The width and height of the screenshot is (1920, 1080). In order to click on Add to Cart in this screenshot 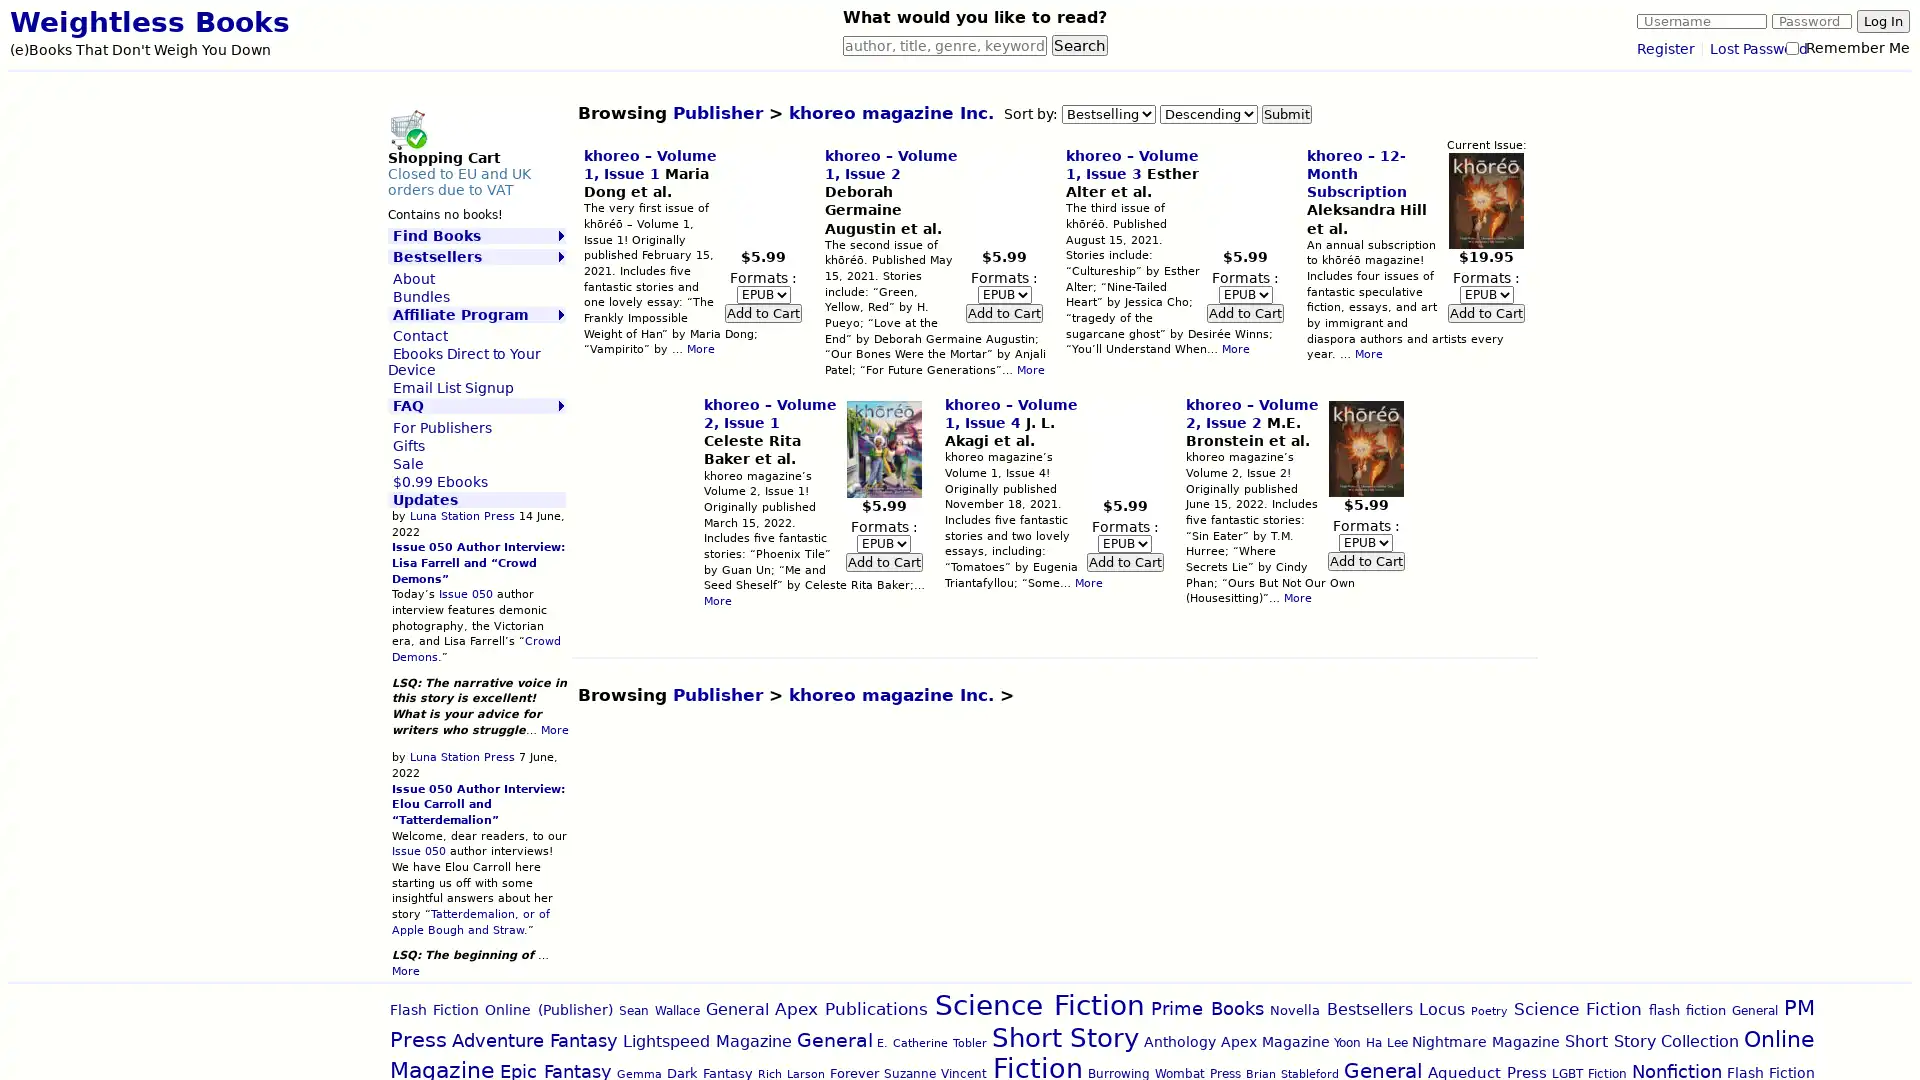, I will do `click(1004, 312)`.